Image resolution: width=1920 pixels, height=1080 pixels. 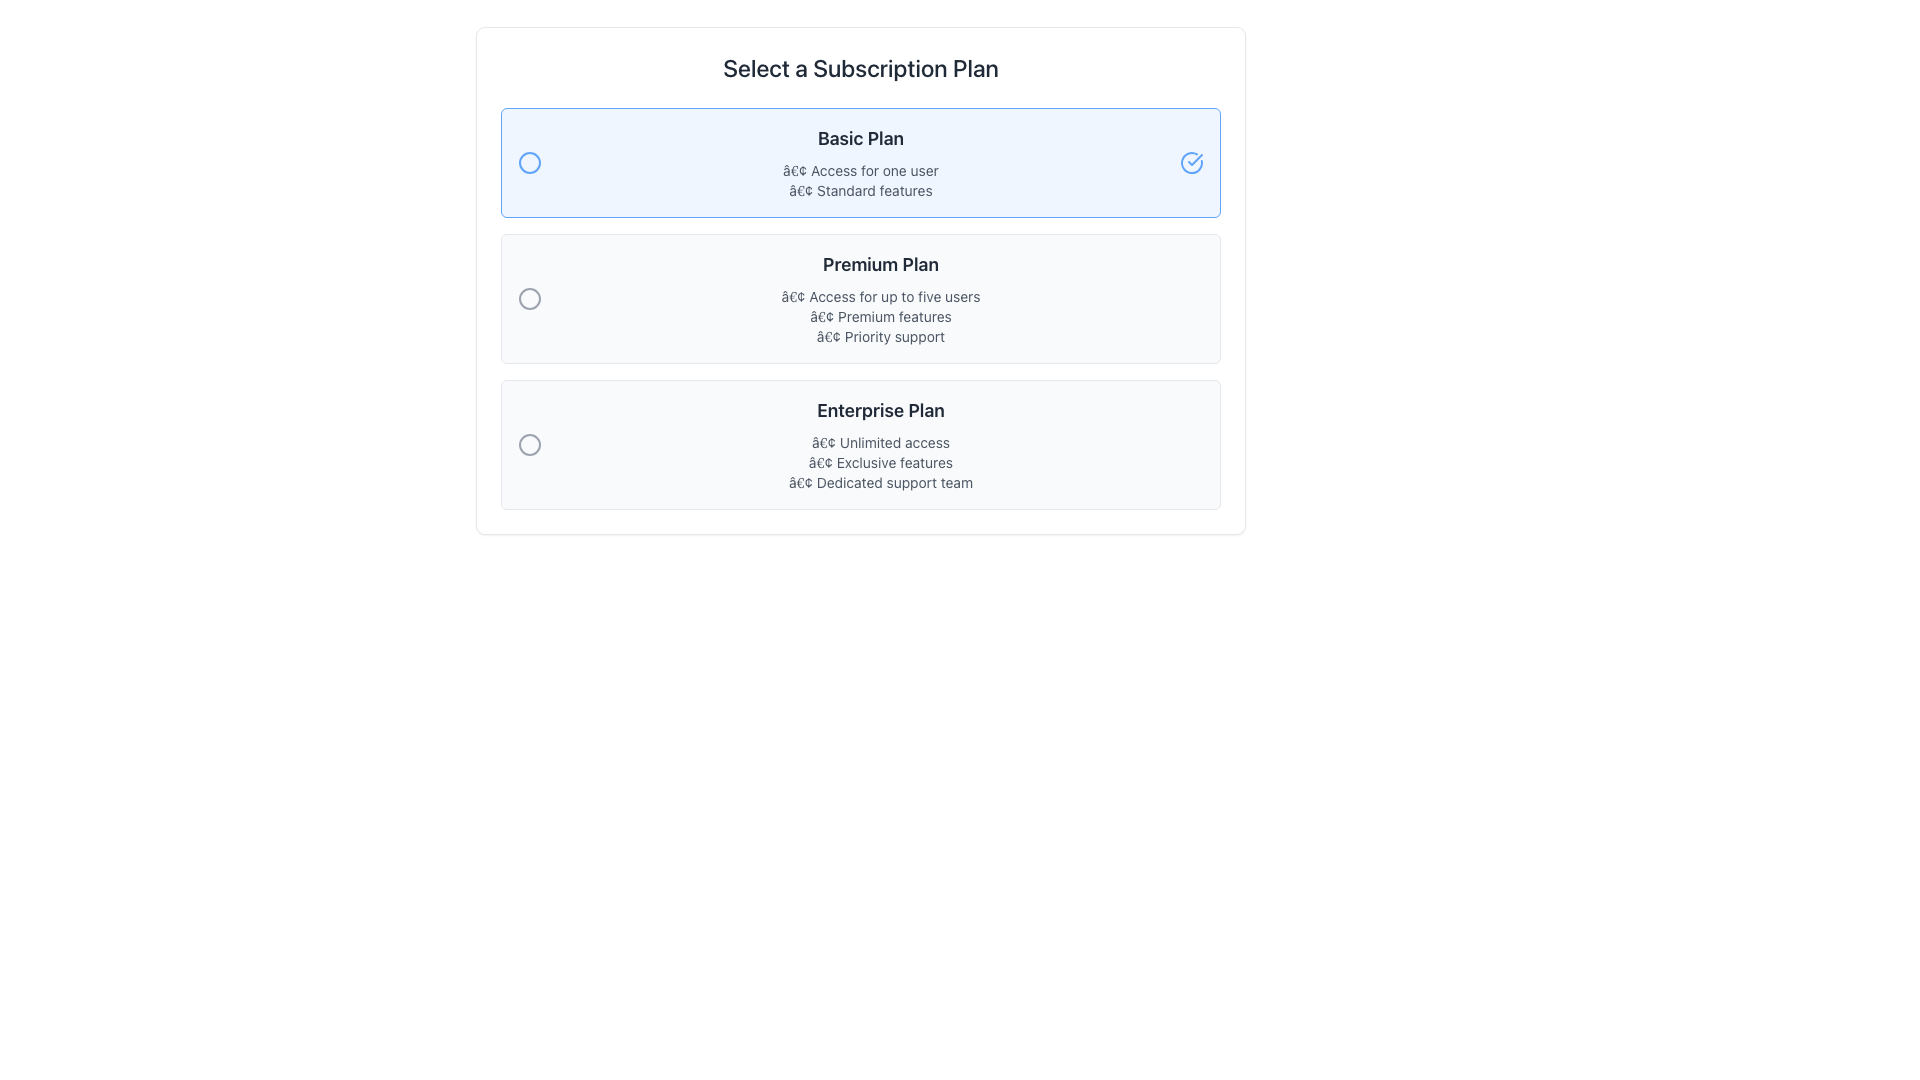 What do you see at coordinates (860, 191) in the screenshot?
I see `second bullet point in the 'Basic Plan' subscription list, located below the text '• Access for one user'` at bounding box center [860, 191].